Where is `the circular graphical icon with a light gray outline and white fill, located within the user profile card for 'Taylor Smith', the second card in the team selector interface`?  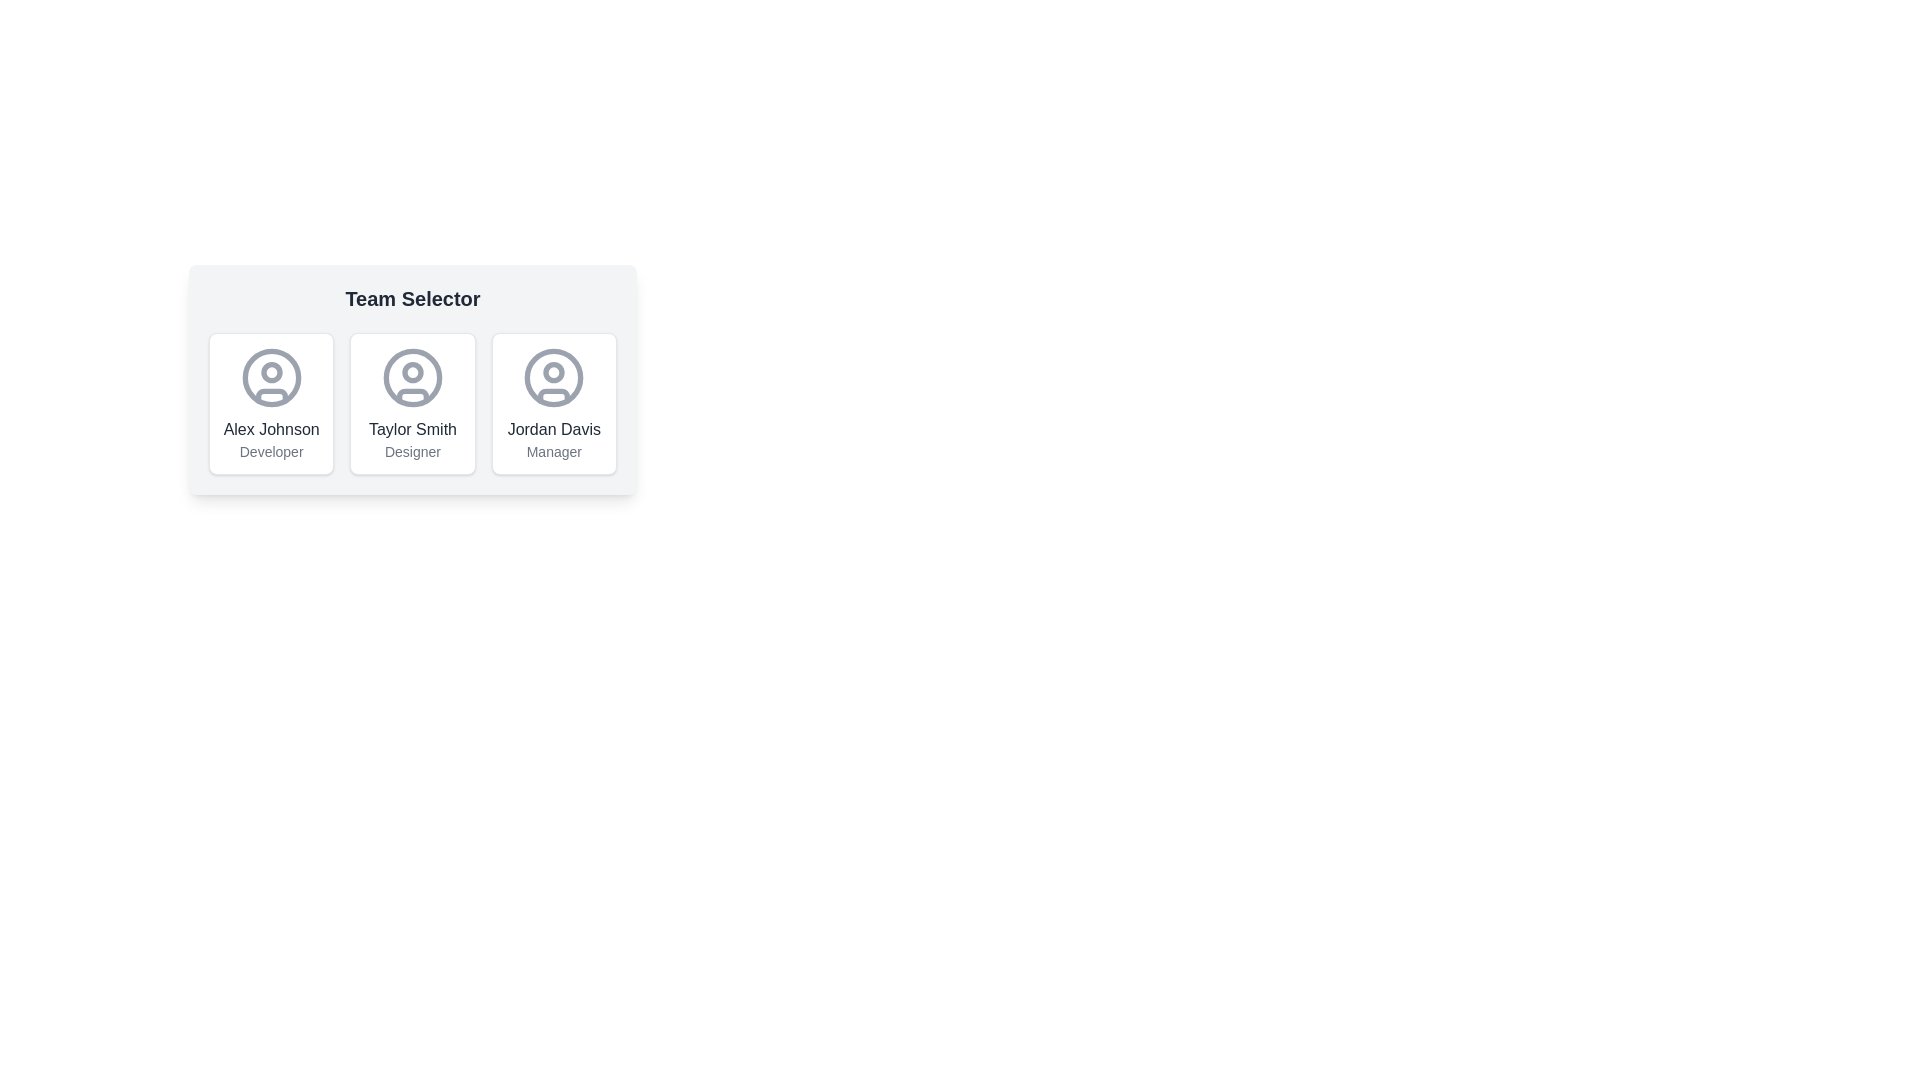 the circular graphical icon with a light gray outline and white fill, located within the user profile card for 'Taylor Smith', the second card in the team selector interface is located at coordinates (411, 378).